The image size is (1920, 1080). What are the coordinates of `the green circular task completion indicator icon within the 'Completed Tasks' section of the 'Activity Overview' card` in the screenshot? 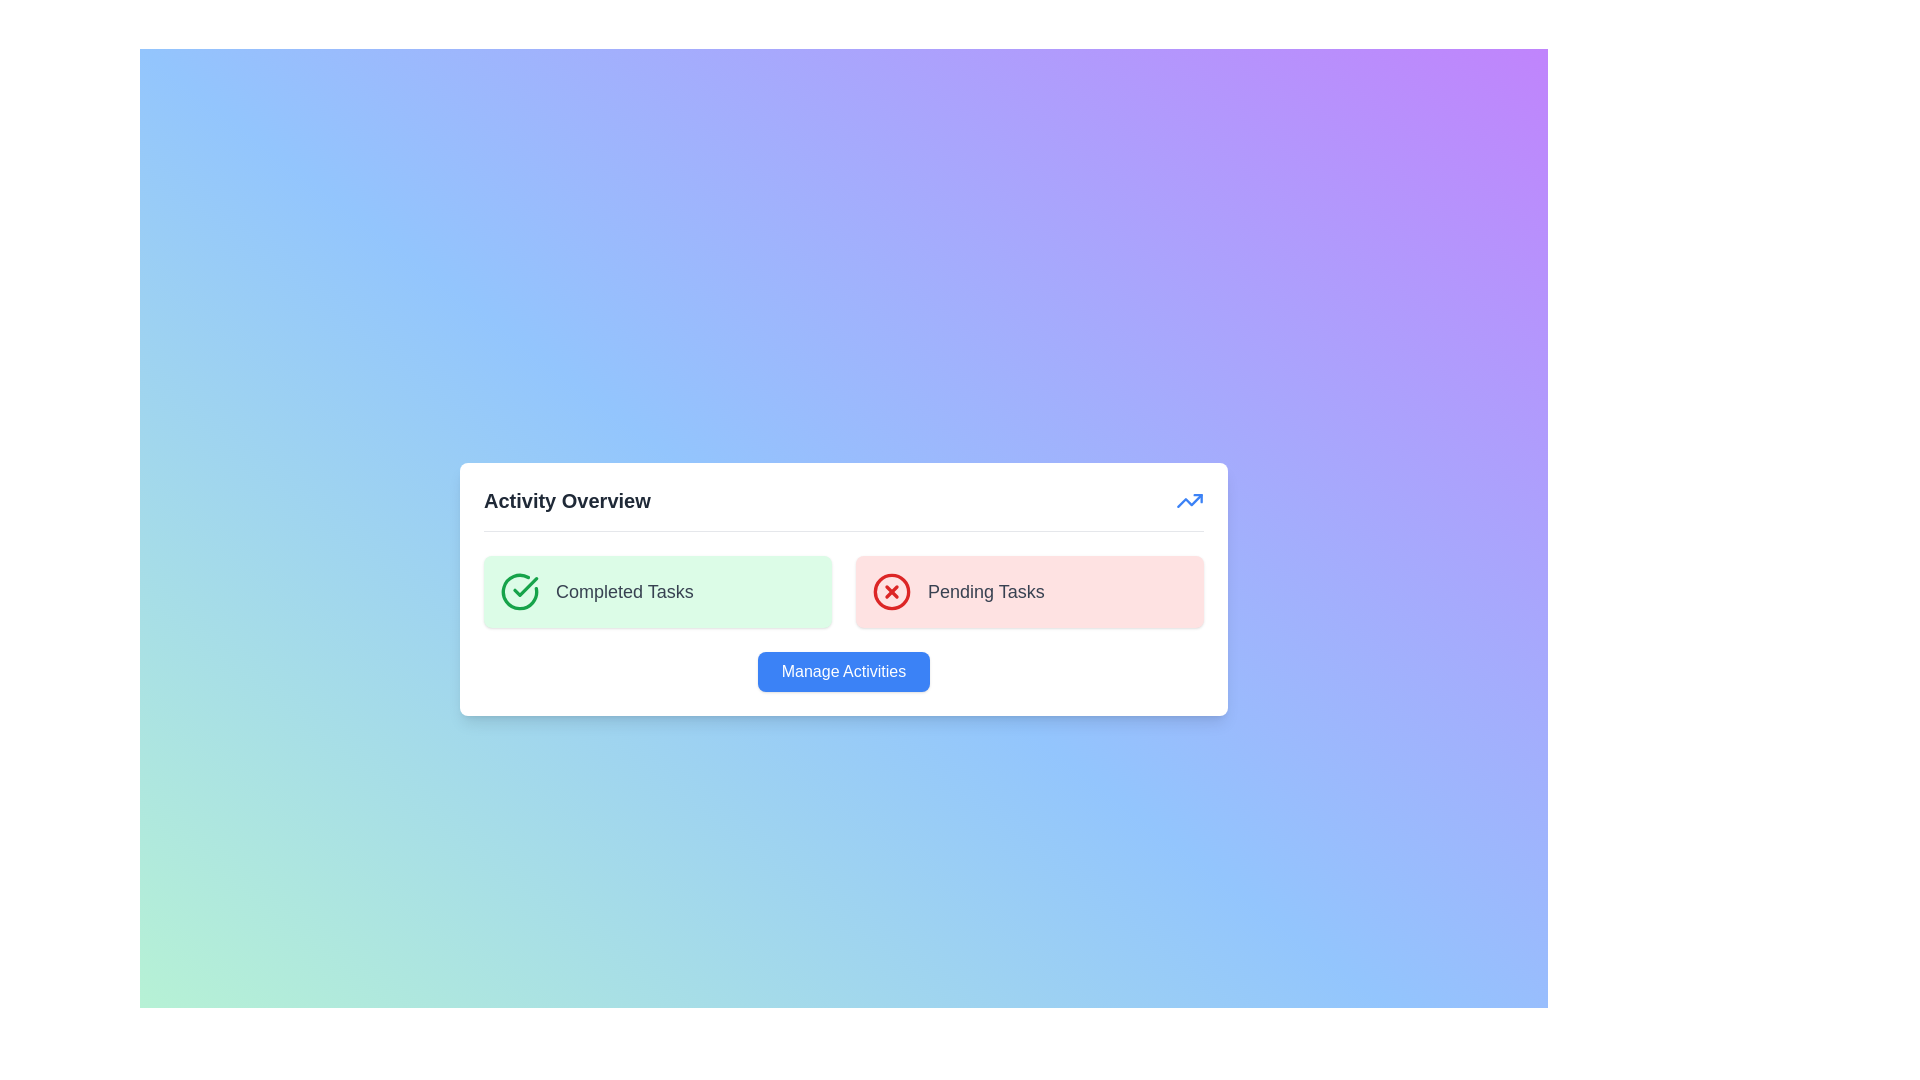 It's located at (519, 590).